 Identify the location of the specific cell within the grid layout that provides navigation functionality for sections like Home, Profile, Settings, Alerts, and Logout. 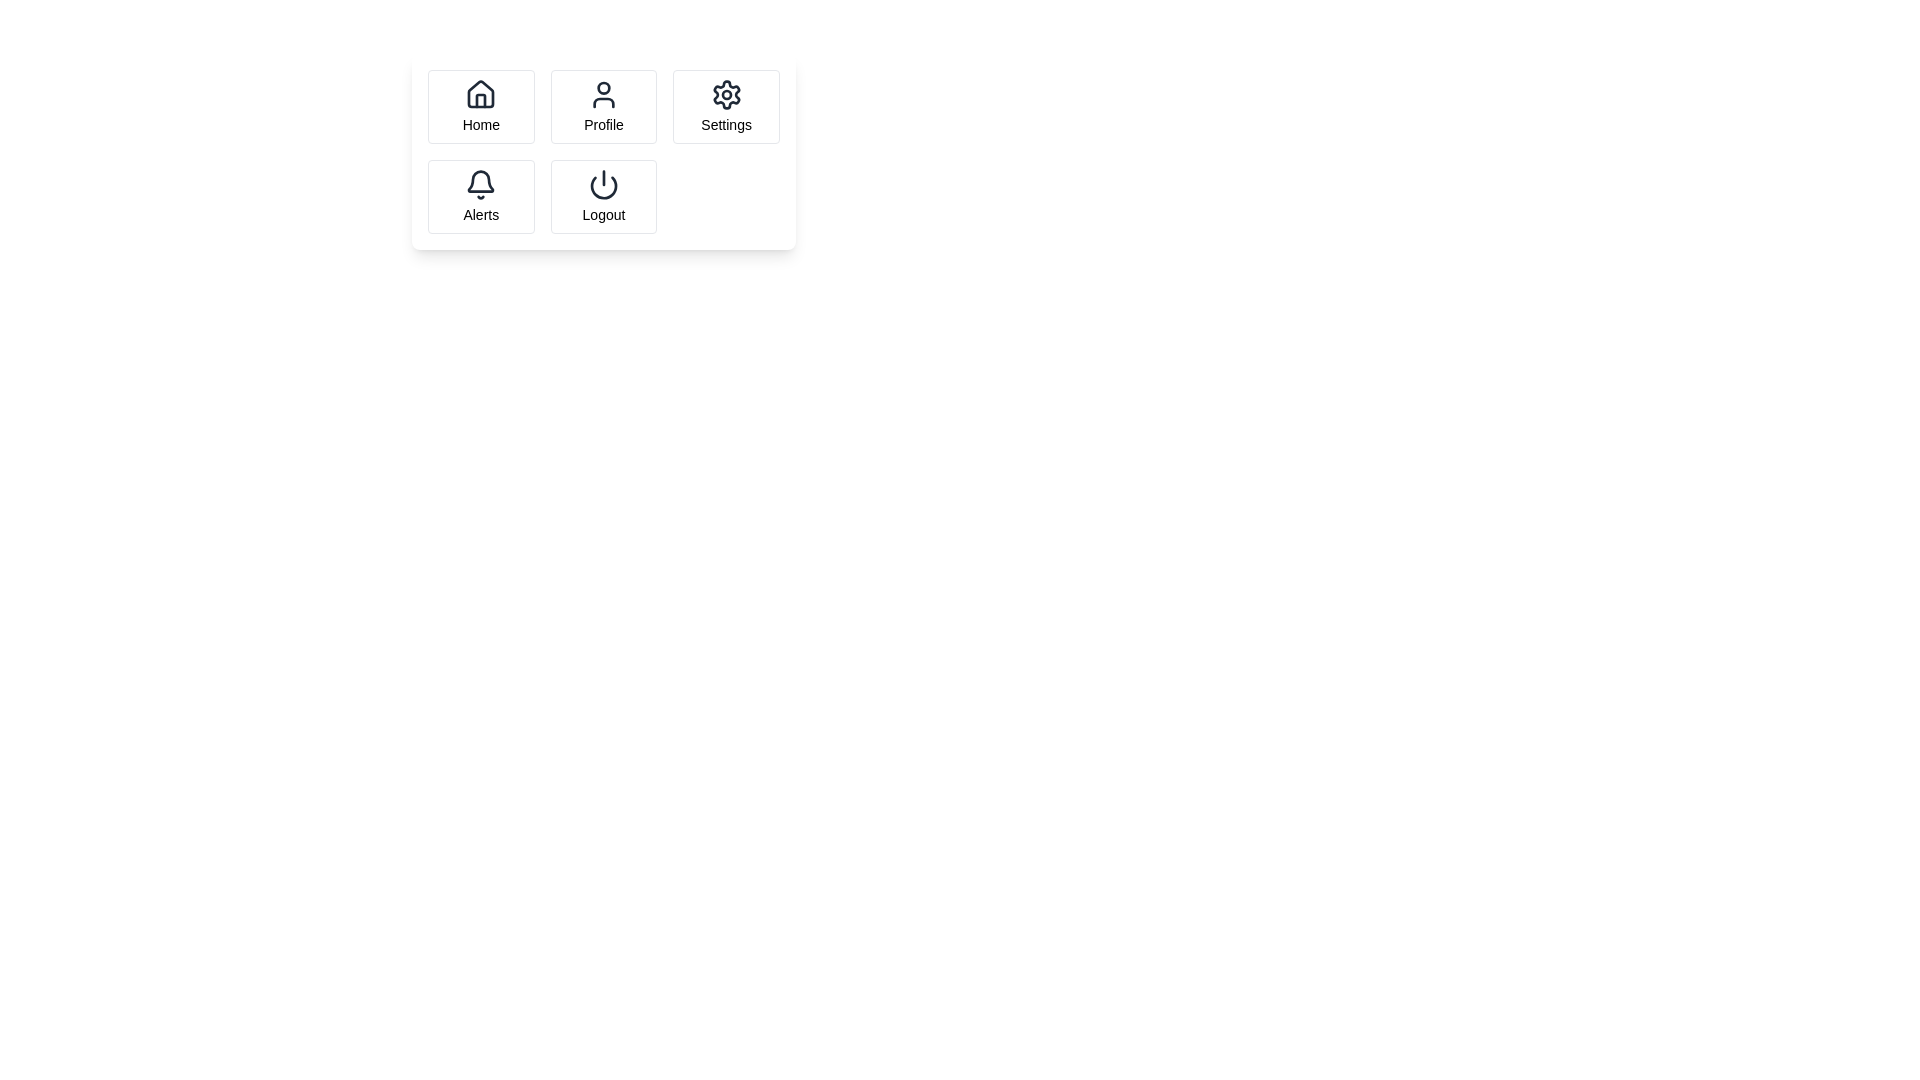
(603, 150).